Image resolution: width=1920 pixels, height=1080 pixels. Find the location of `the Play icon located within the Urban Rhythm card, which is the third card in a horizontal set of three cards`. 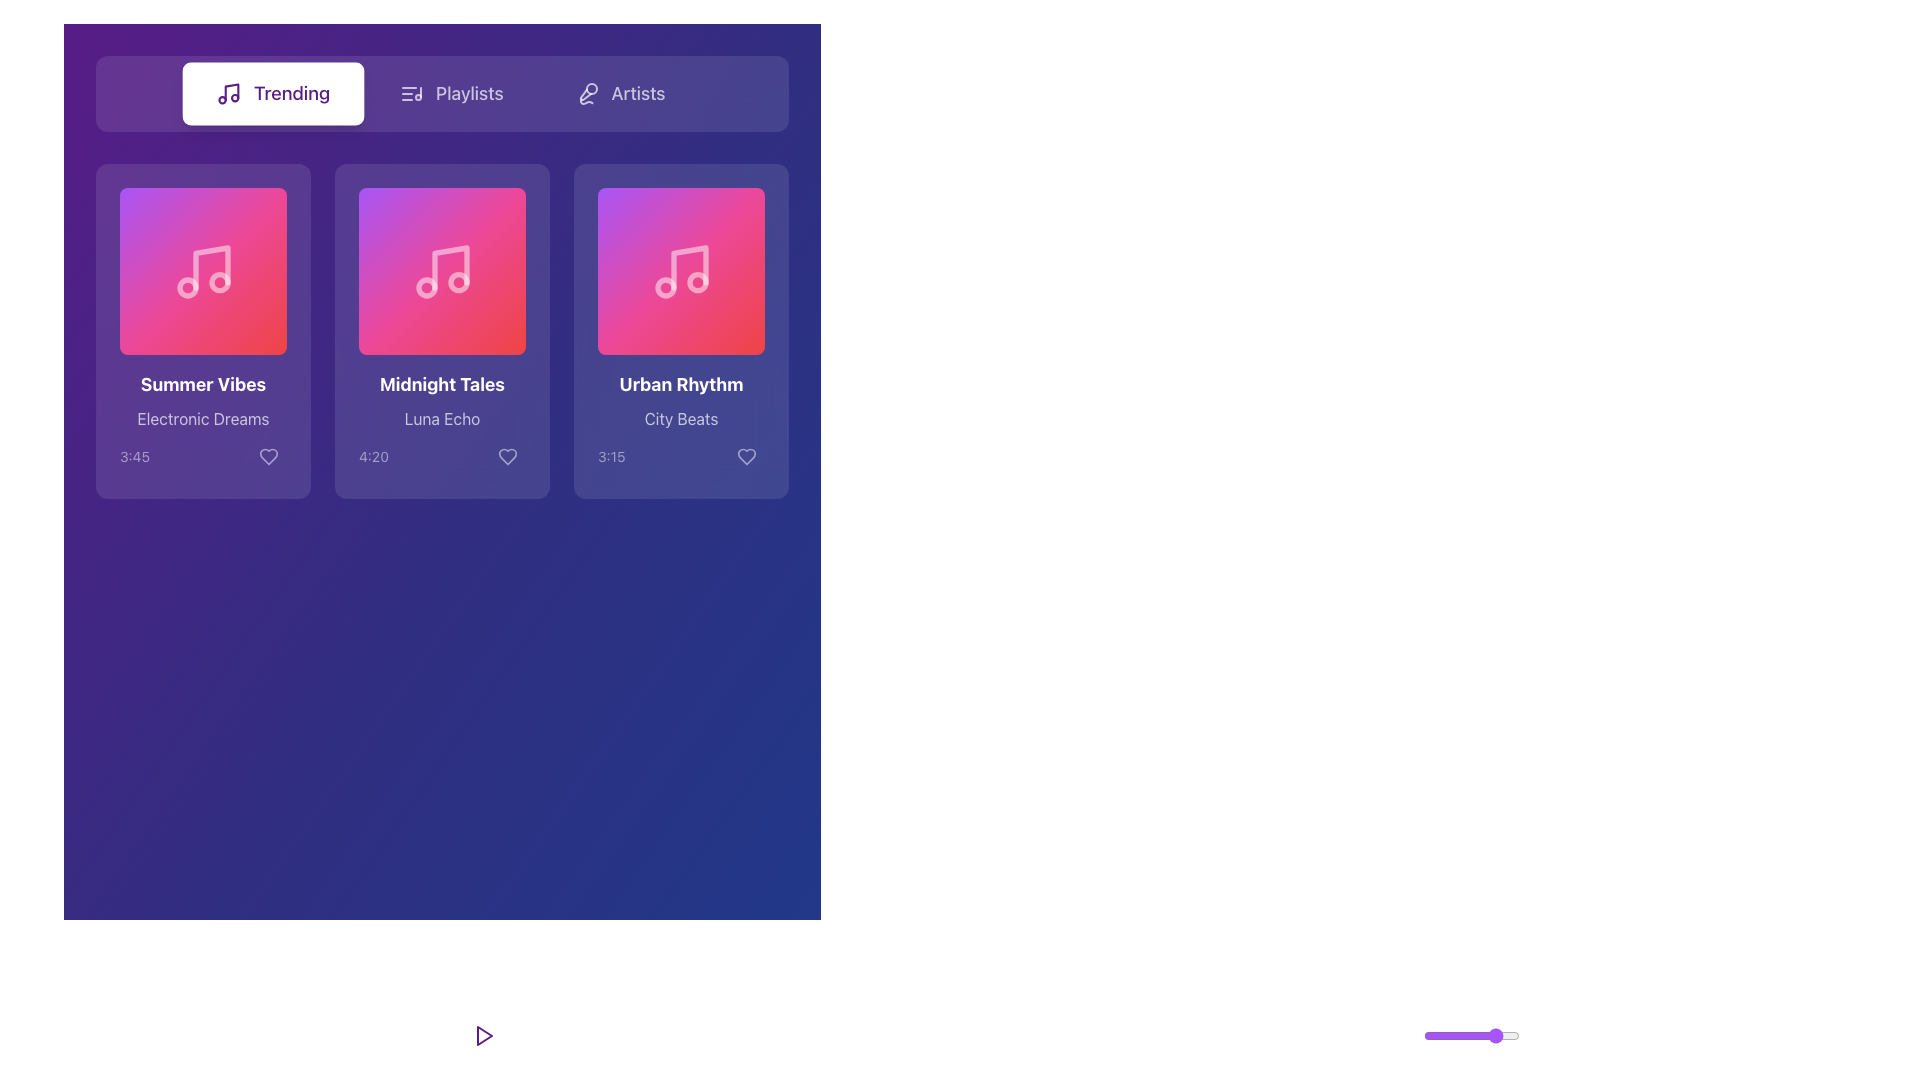

the Play icon located within the Urban Rhythm card, which is the third card in a horizontal set of three cards is located at coordinates (684, 271).